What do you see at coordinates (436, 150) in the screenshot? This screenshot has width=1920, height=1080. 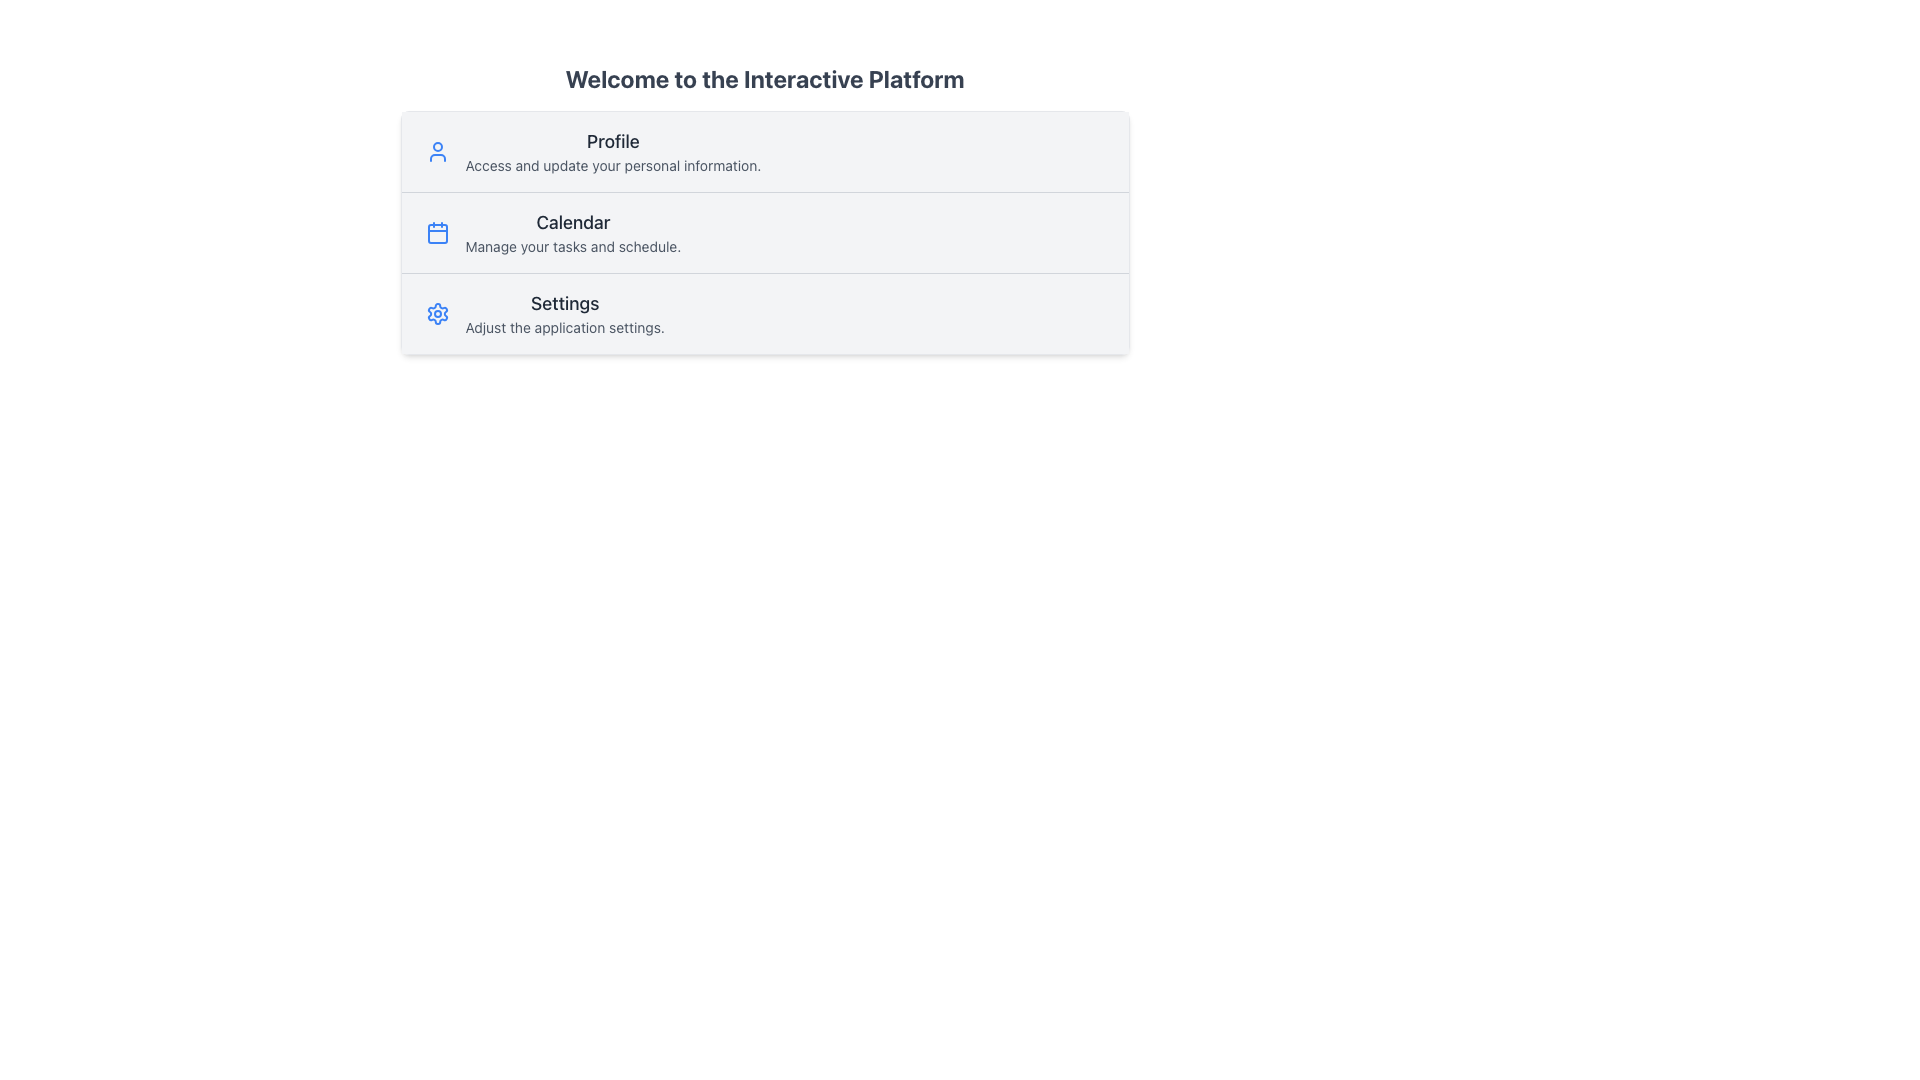 I see `the SVG icon representing the Profile section, which is part of a vertical navigation interface, positioned to the left of the text 'Profile Access and update your personal information.'` at bounding box center [436, 150].